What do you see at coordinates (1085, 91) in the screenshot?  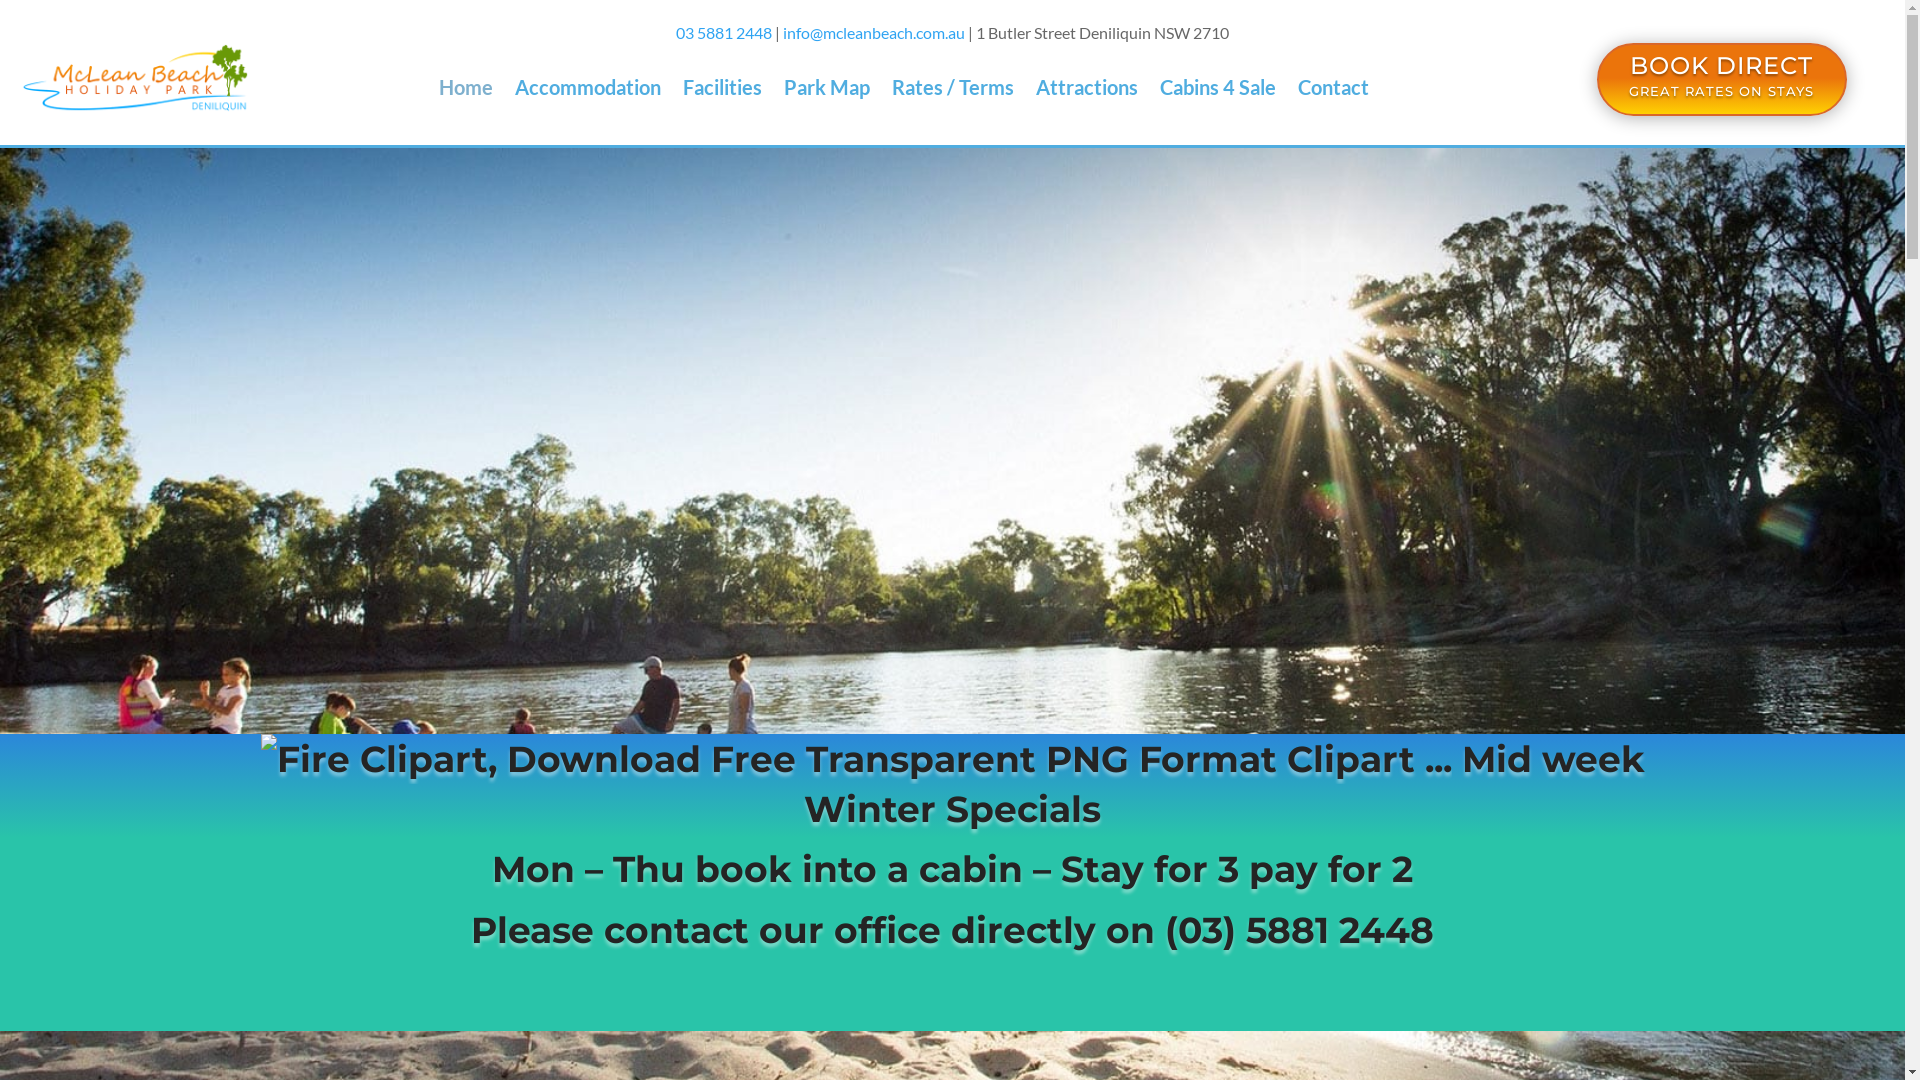 I see `'Attractions'` at bounding box center [1085, 91].